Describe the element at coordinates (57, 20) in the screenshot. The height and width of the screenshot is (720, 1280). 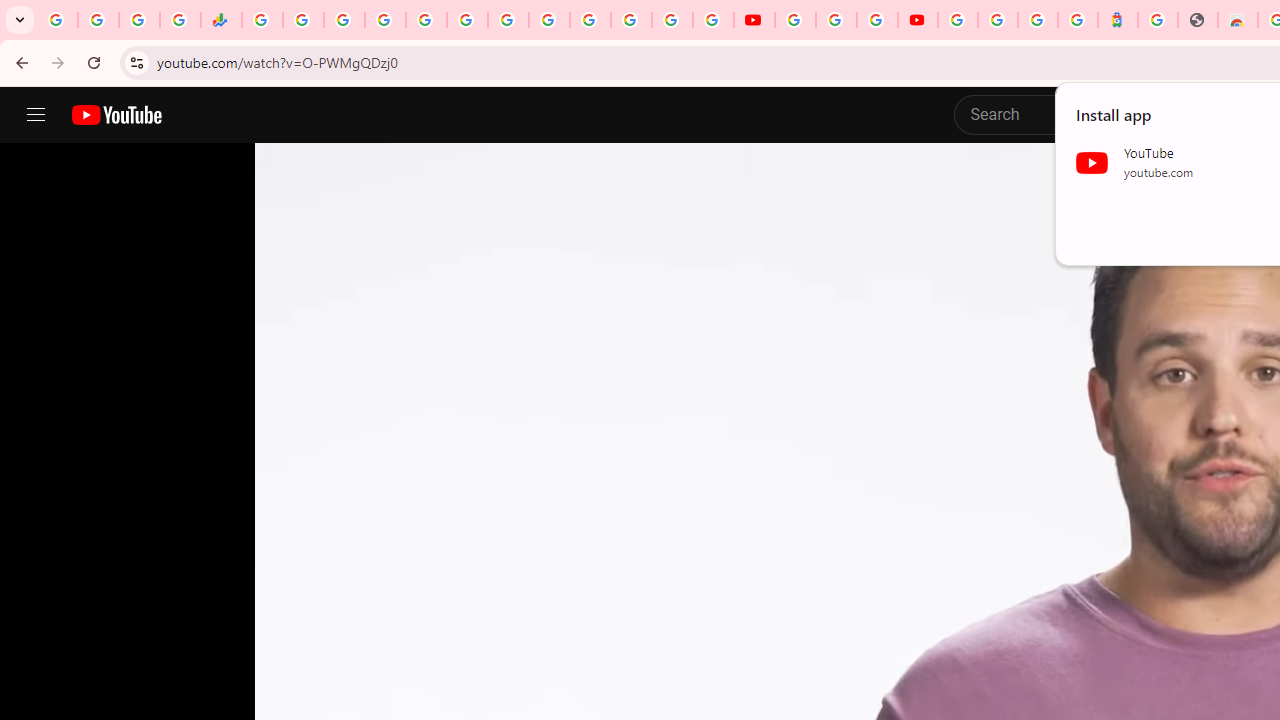
I see `'Google Workspace Admin Community'` at that location.